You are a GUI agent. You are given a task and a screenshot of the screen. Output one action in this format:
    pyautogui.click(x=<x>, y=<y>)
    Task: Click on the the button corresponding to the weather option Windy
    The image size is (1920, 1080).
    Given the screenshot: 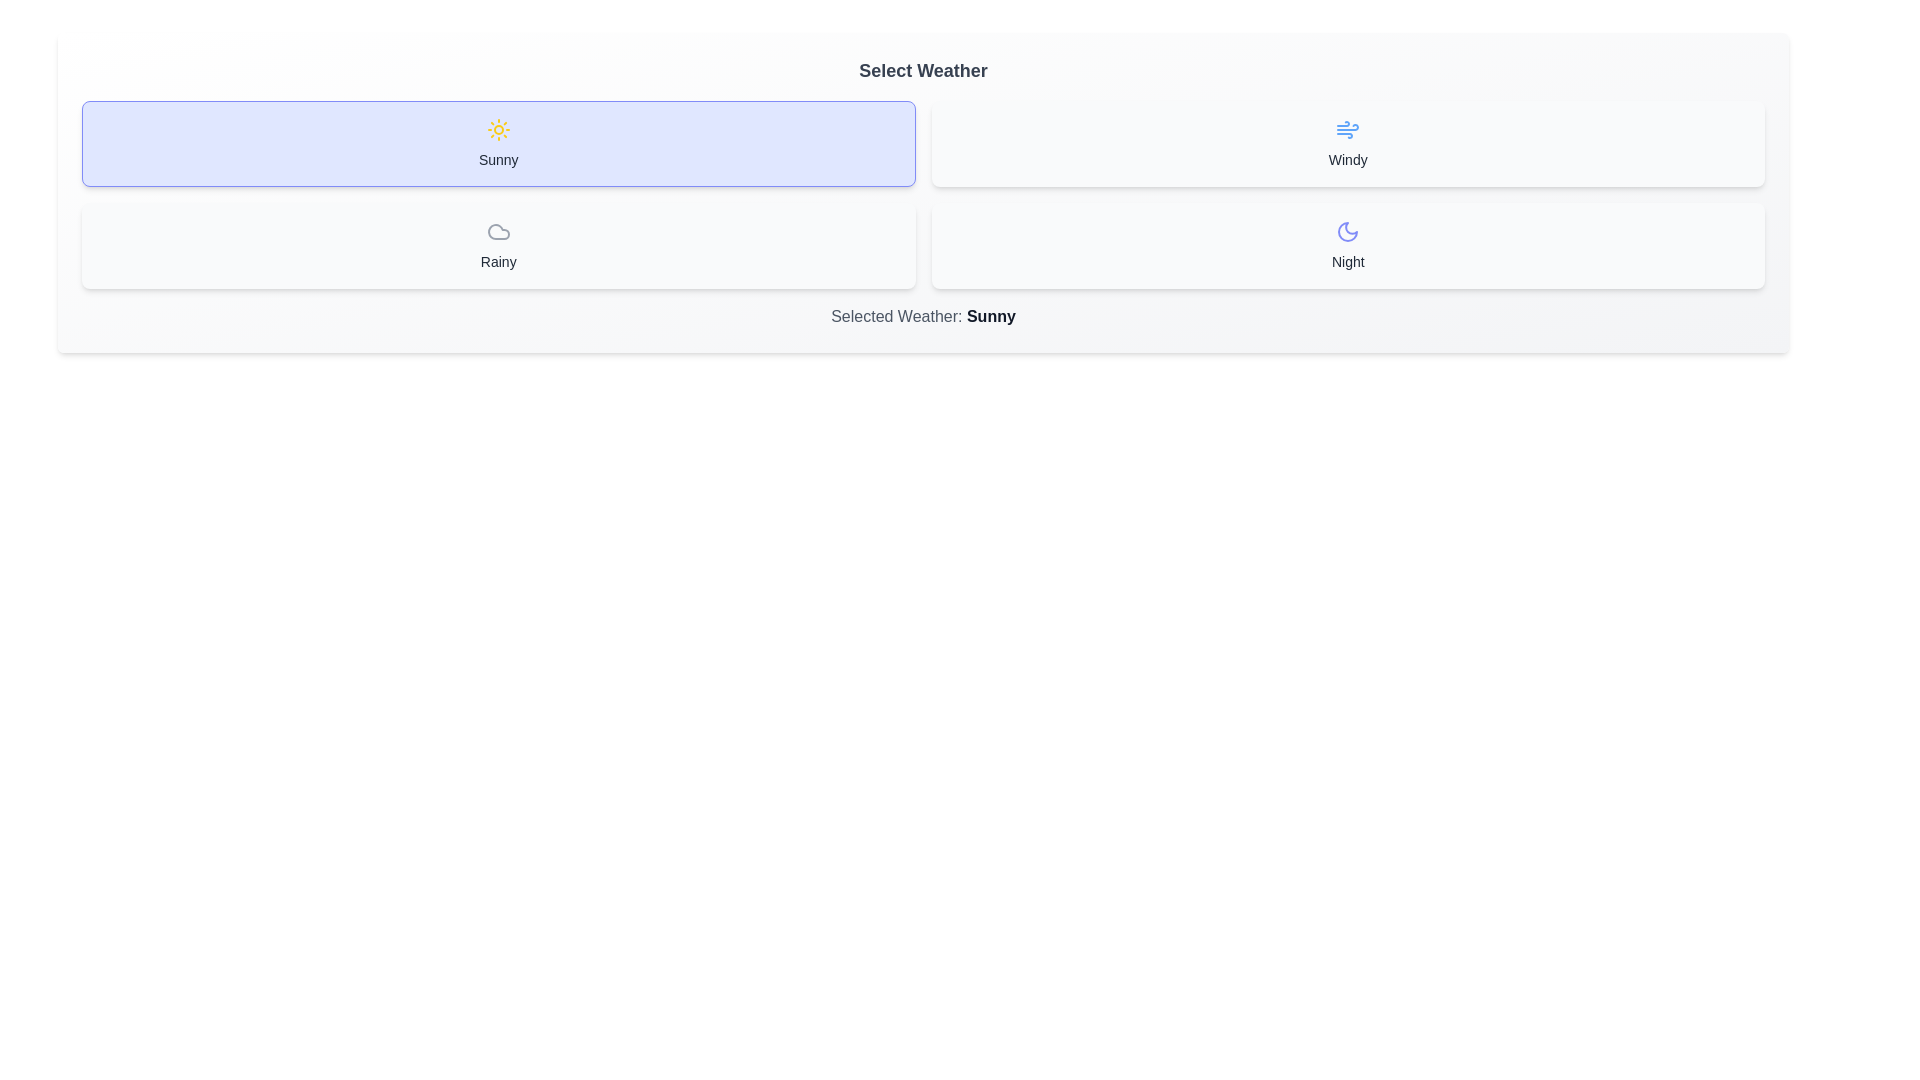 What is the action you would take?
    pyautogui.click(x=1348, y=142)
    